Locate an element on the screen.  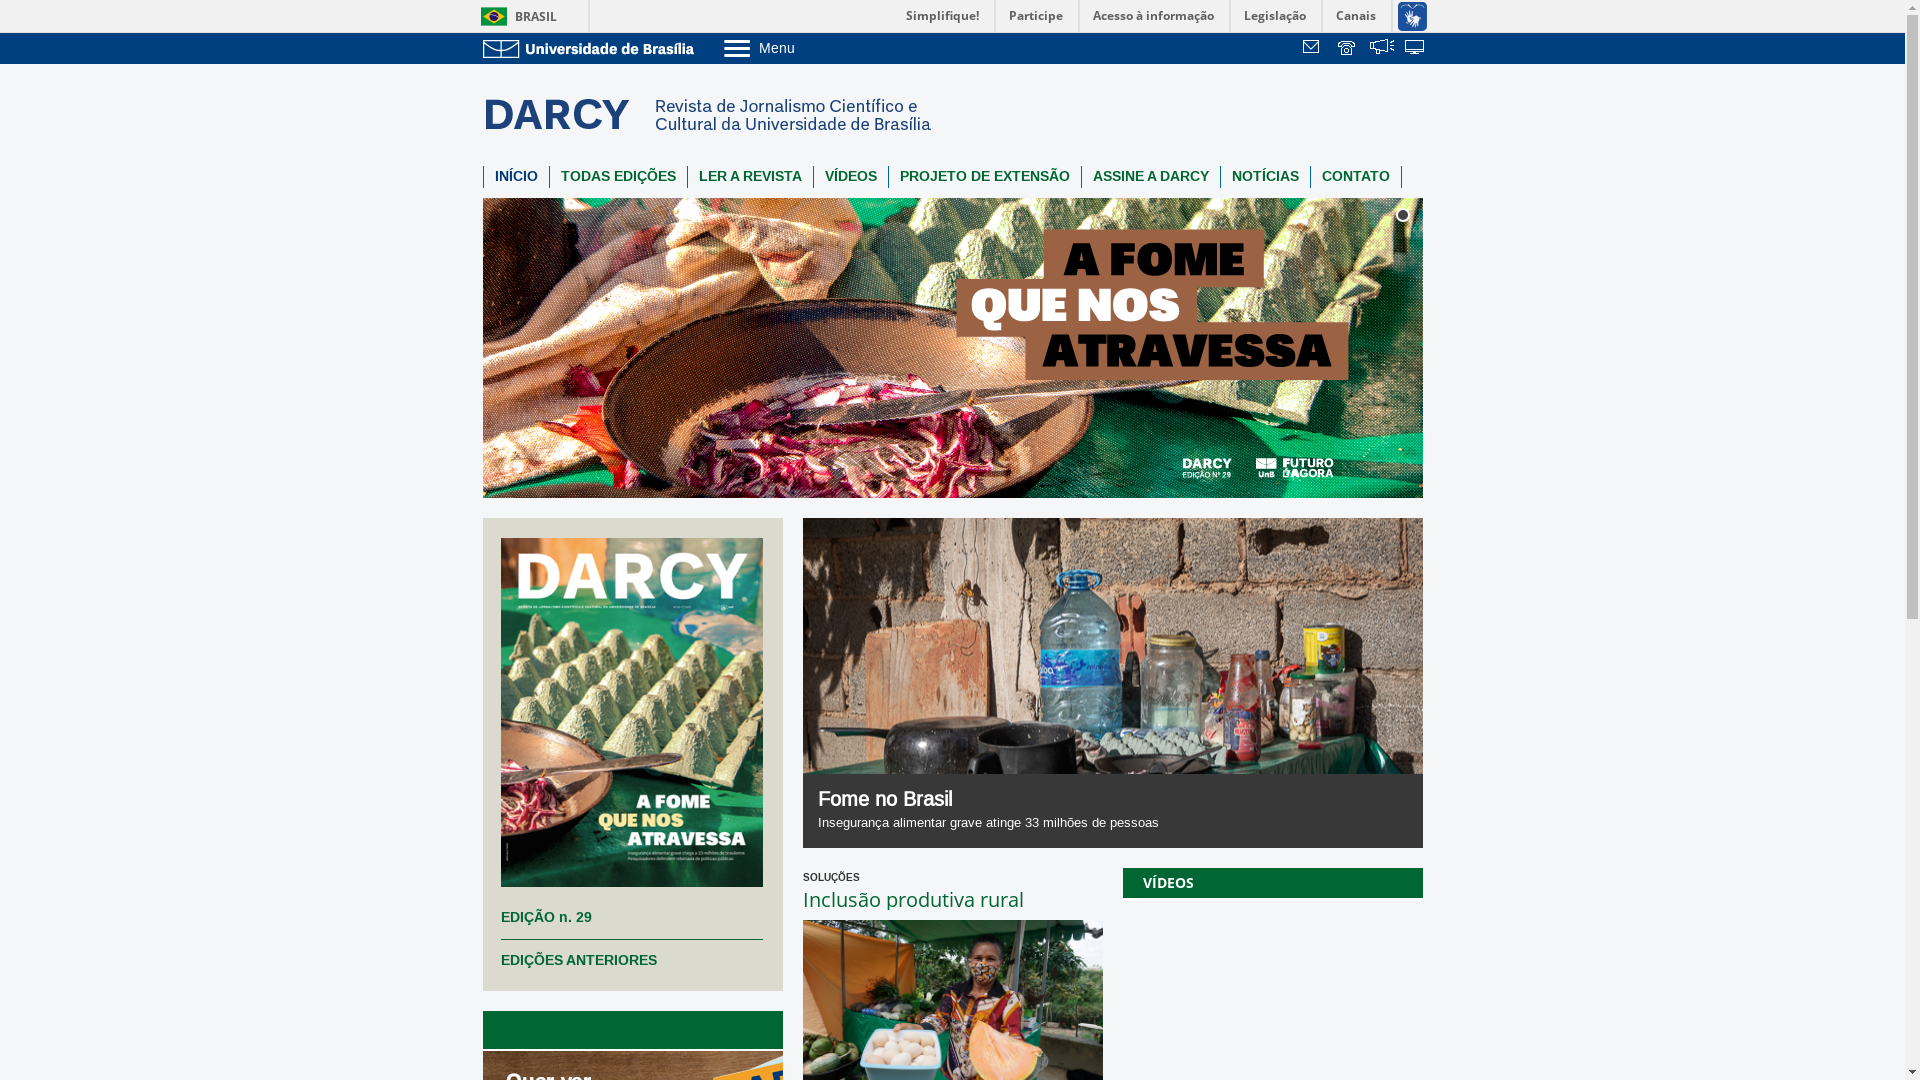
'CONTATO' is located at coordinates (1354, 176).